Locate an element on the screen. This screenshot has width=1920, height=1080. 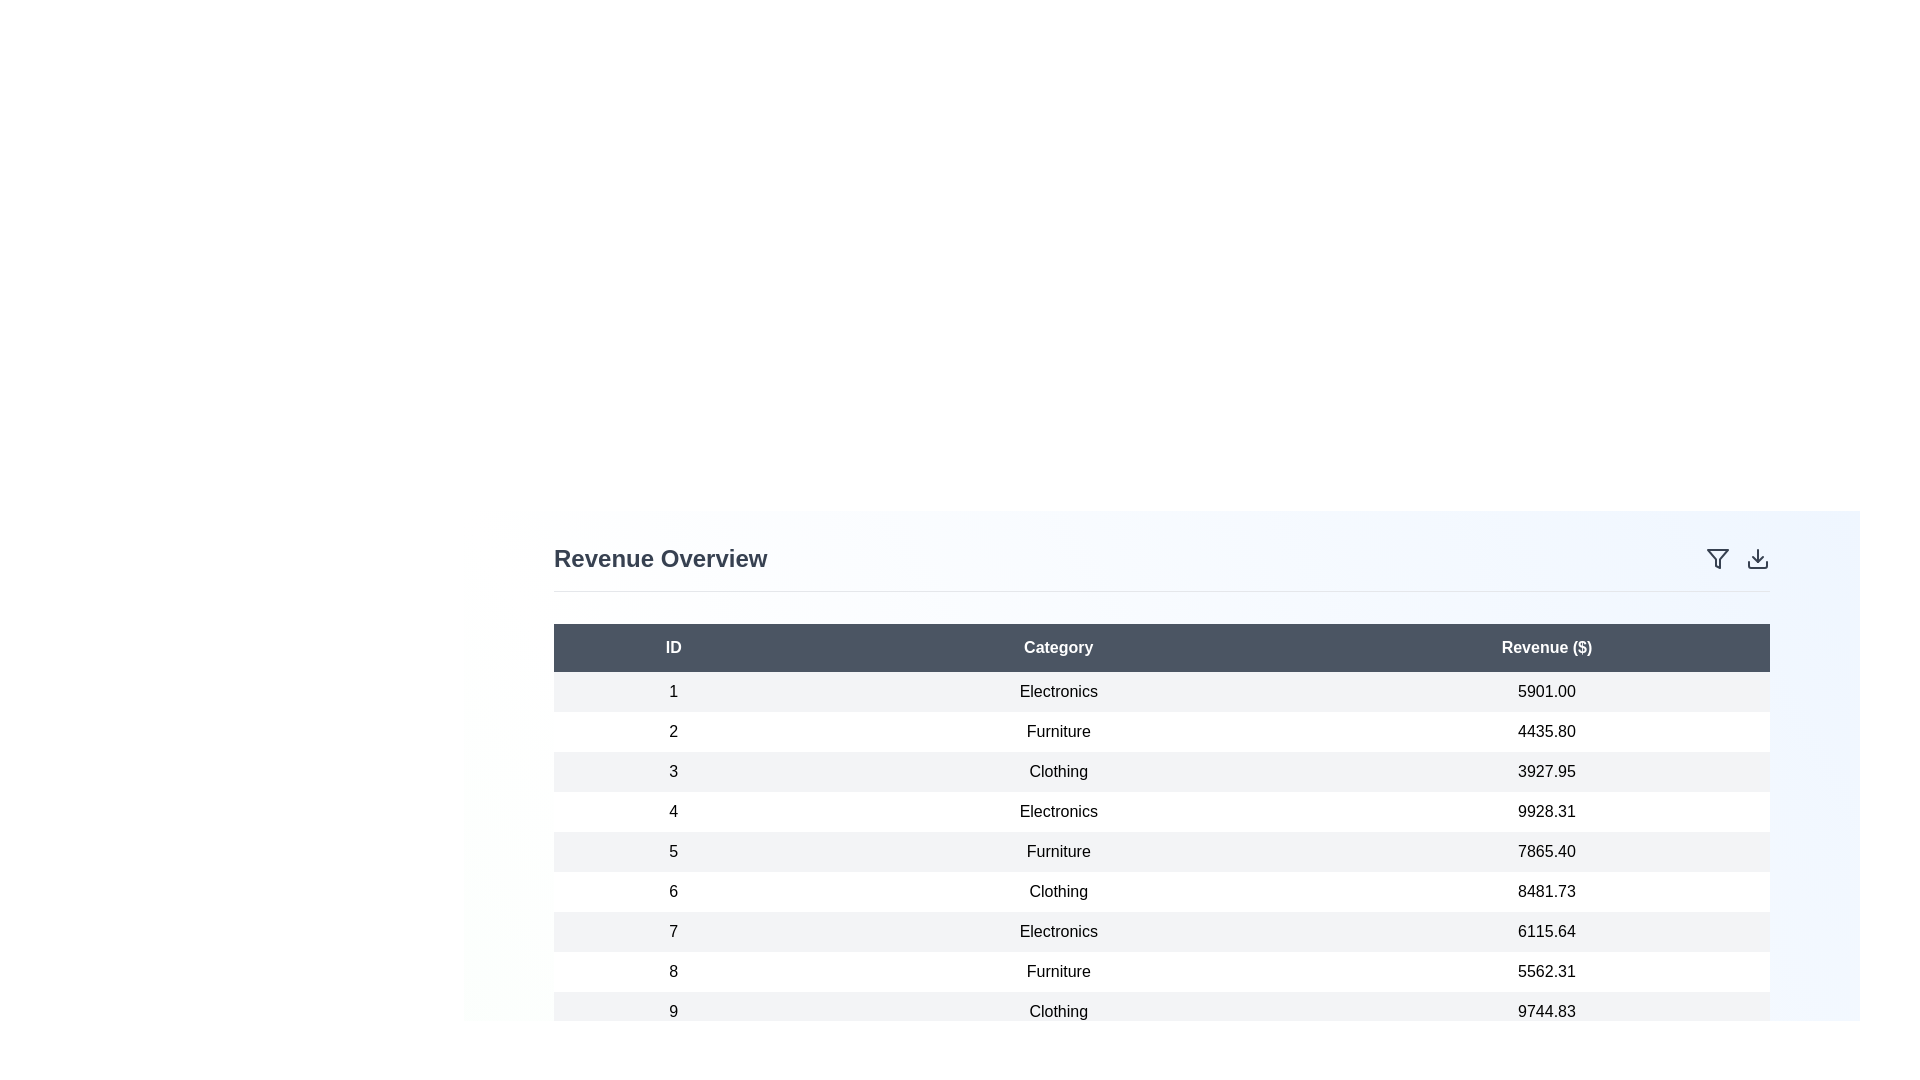
the 'Download' icon to download the data is located at coordinates (1756, 559).